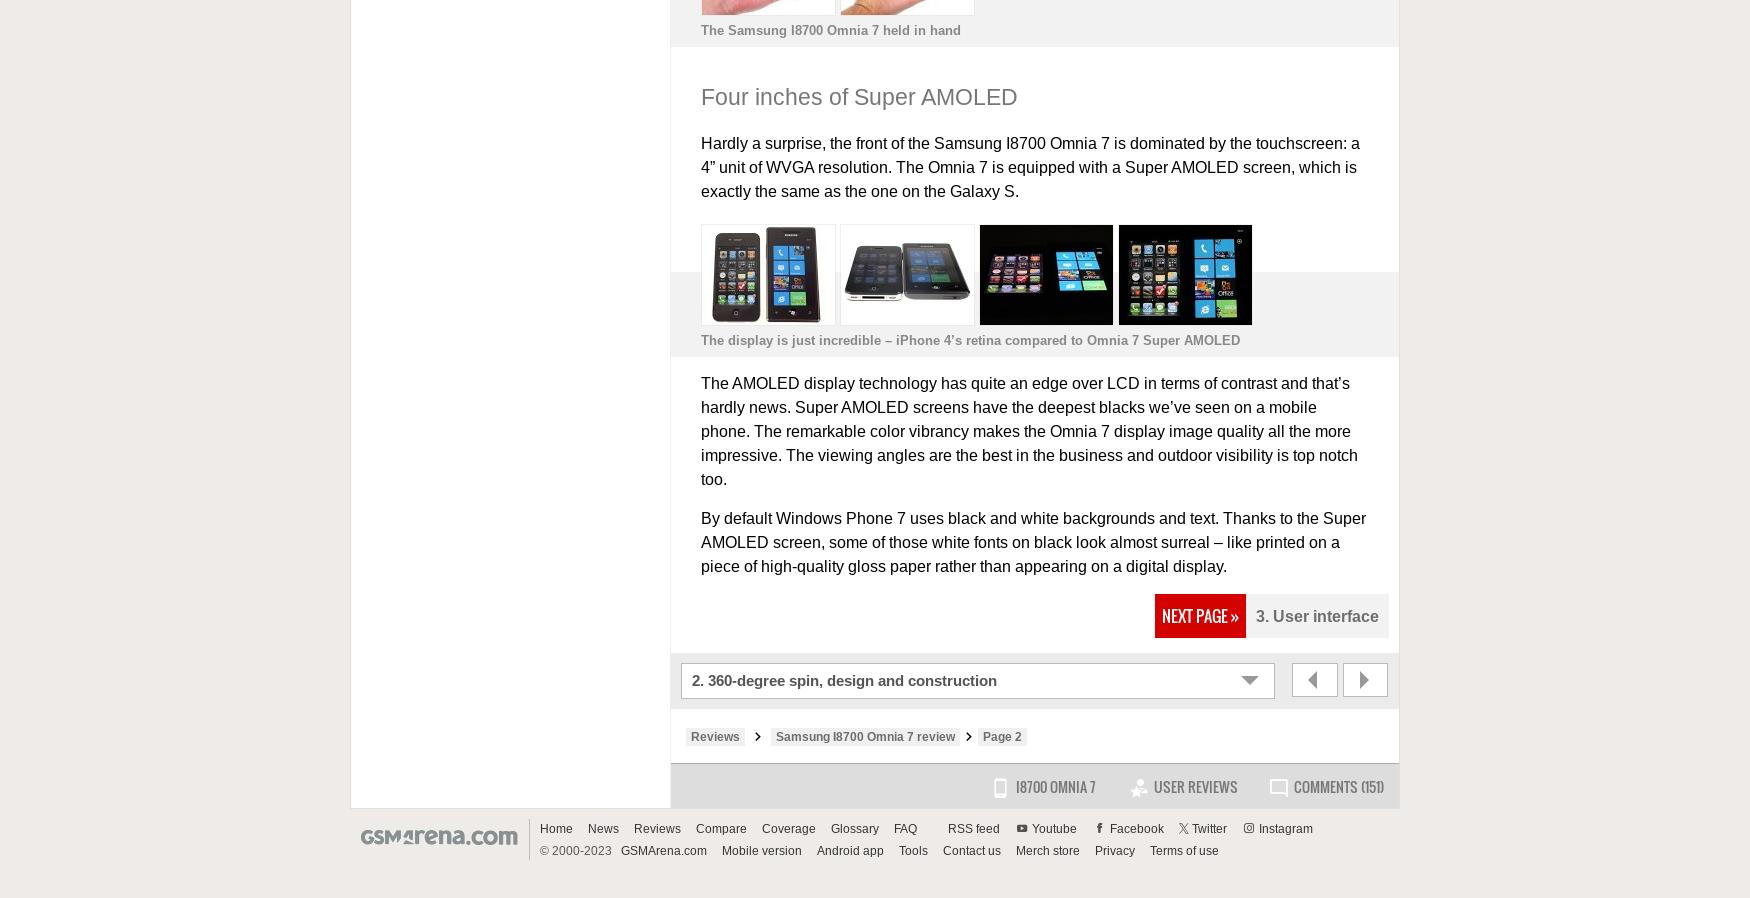  What do you see at coordinates (1199, 614) in the screenshot?
I see `'Next Page »'` at bounding box center [1199, 614].